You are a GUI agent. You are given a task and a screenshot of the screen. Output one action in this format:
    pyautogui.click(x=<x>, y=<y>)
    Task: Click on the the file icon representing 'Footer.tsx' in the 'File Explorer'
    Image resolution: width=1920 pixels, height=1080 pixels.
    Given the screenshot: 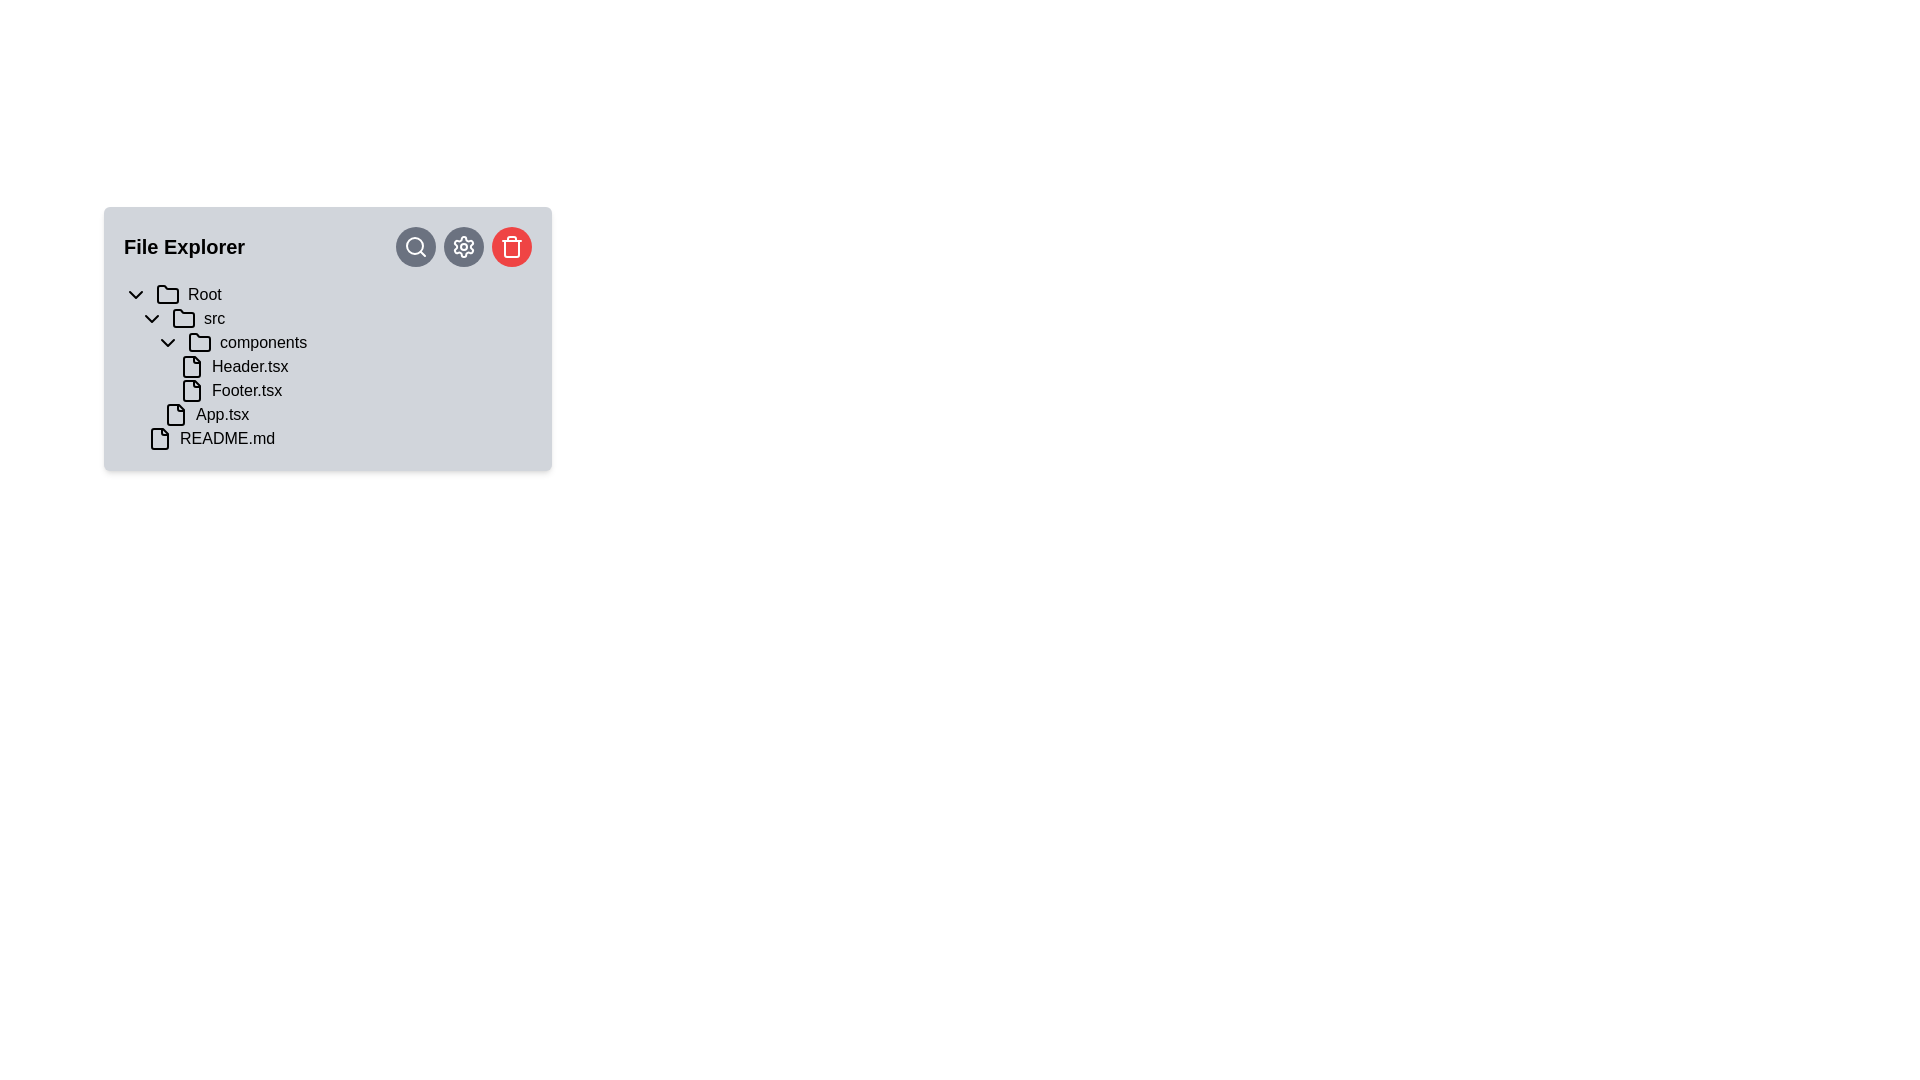 What is the action you would take?
    pyautogui.click(x=192, y=390)
    